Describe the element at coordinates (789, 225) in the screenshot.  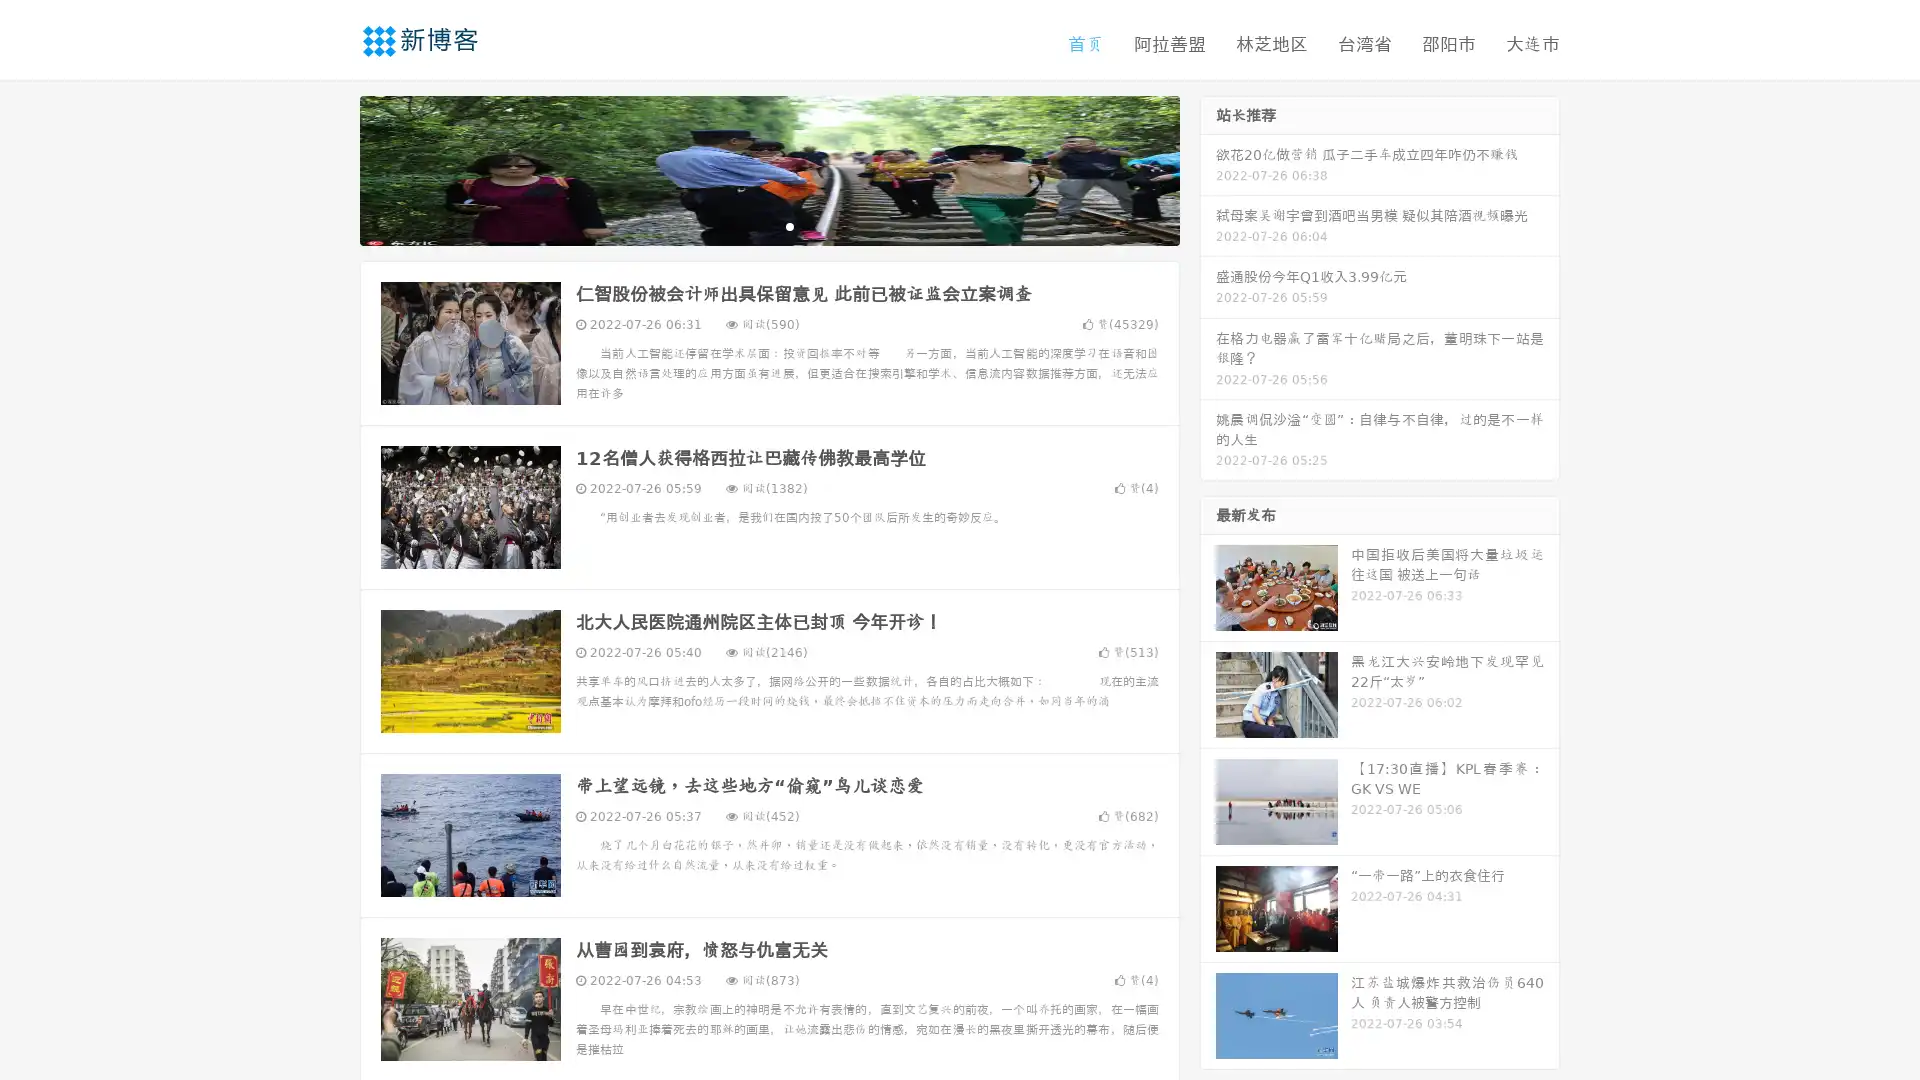
I see `Go to slide 3` at that location.